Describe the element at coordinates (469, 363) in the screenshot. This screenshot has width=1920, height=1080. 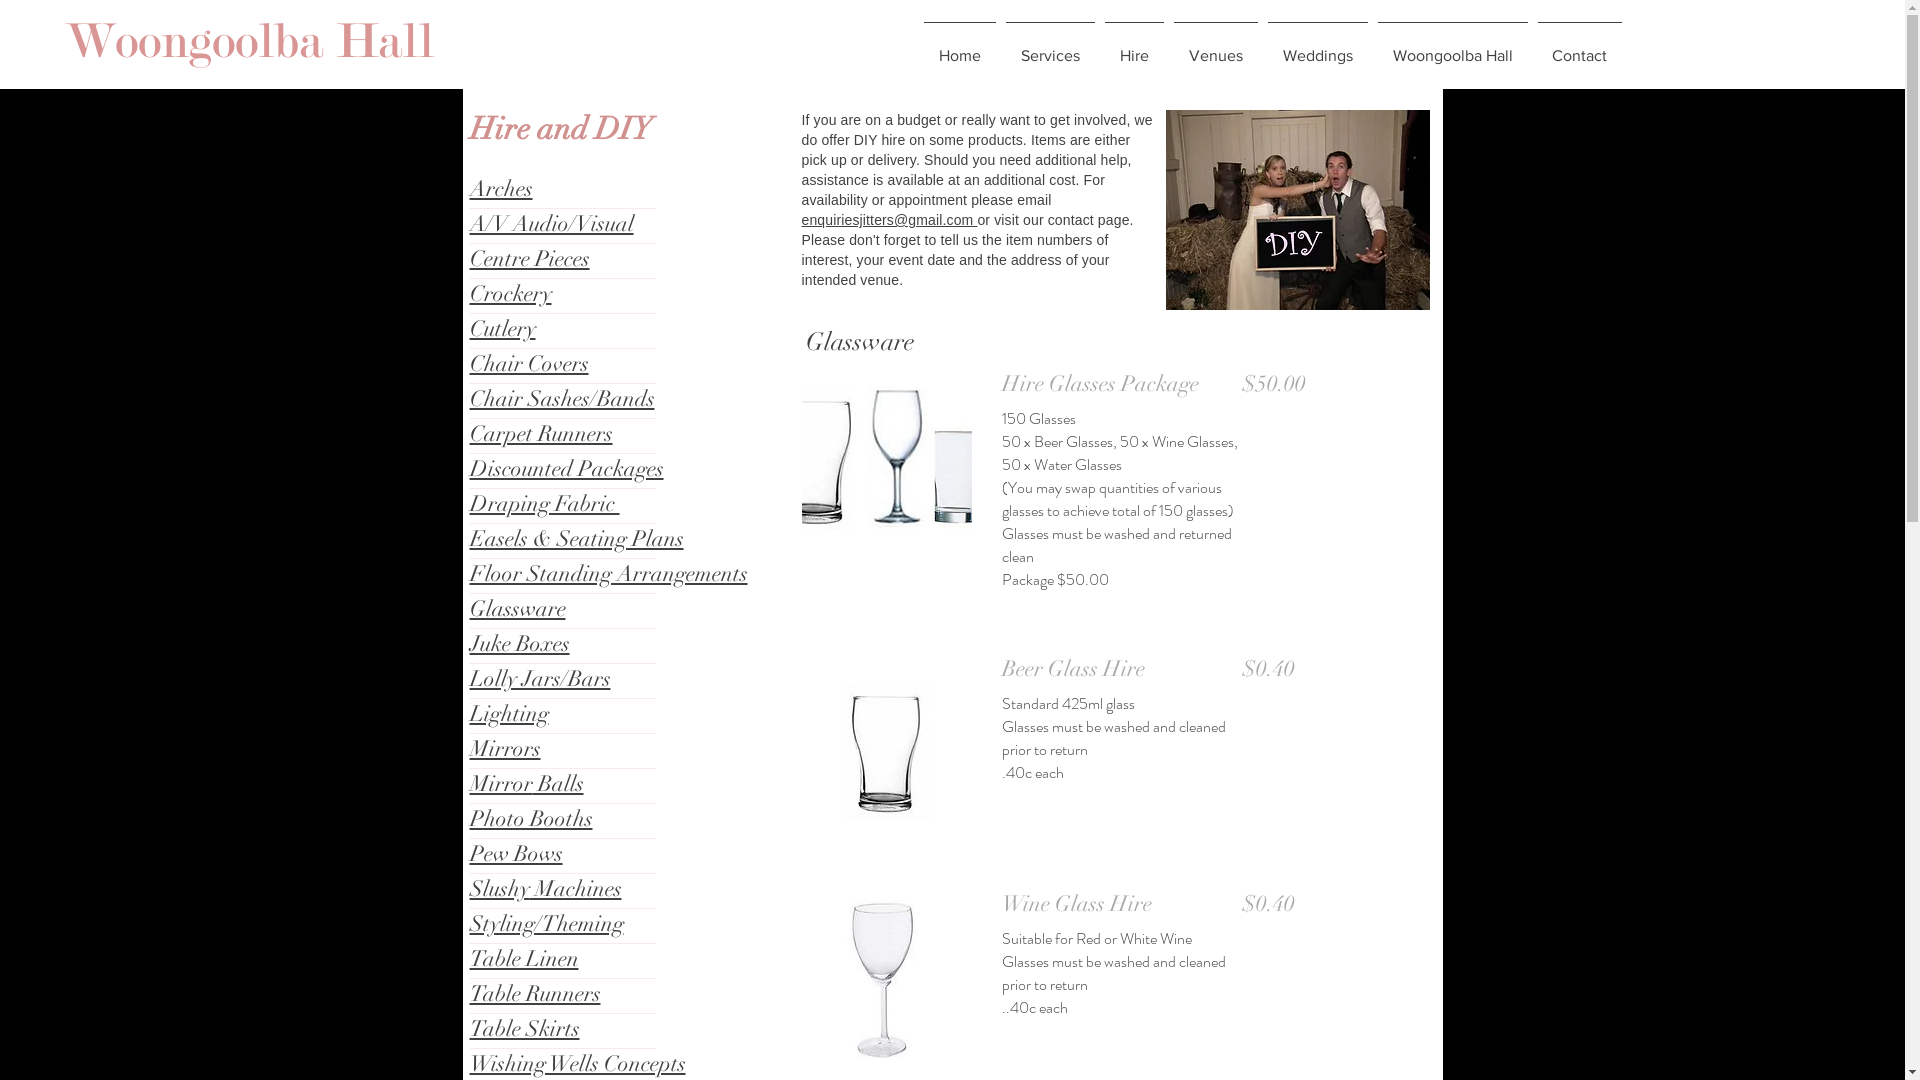
I see `'Chair Covers'` at that location.